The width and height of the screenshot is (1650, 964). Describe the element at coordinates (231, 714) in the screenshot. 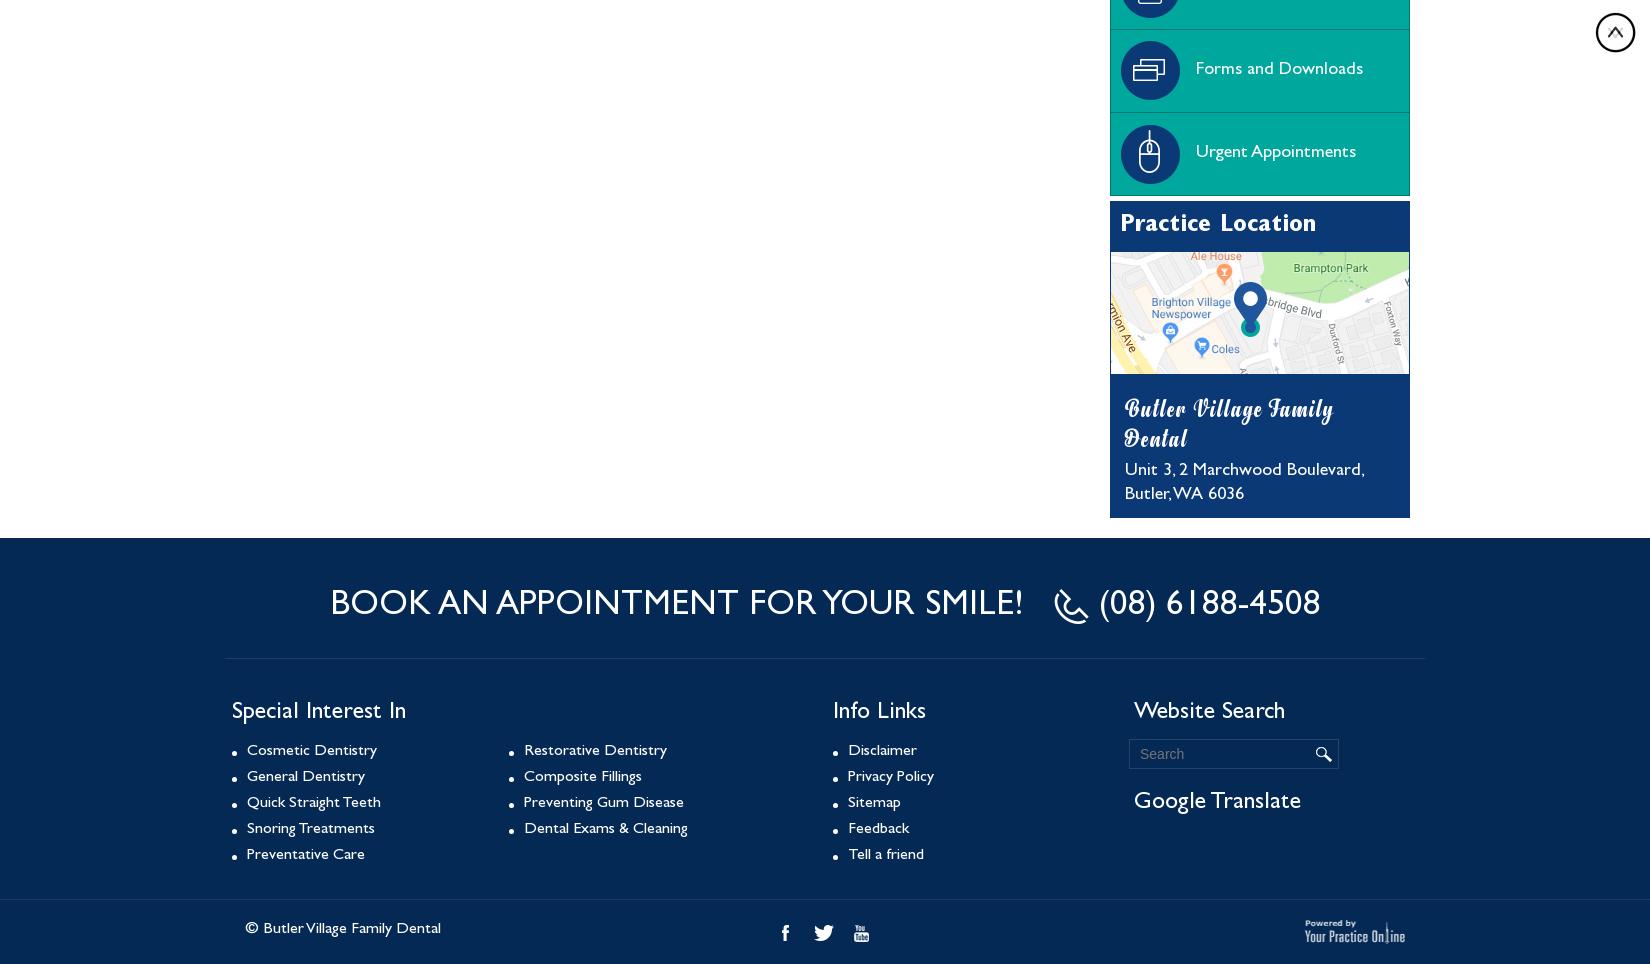

I see `'Special Interest In'` at that location.